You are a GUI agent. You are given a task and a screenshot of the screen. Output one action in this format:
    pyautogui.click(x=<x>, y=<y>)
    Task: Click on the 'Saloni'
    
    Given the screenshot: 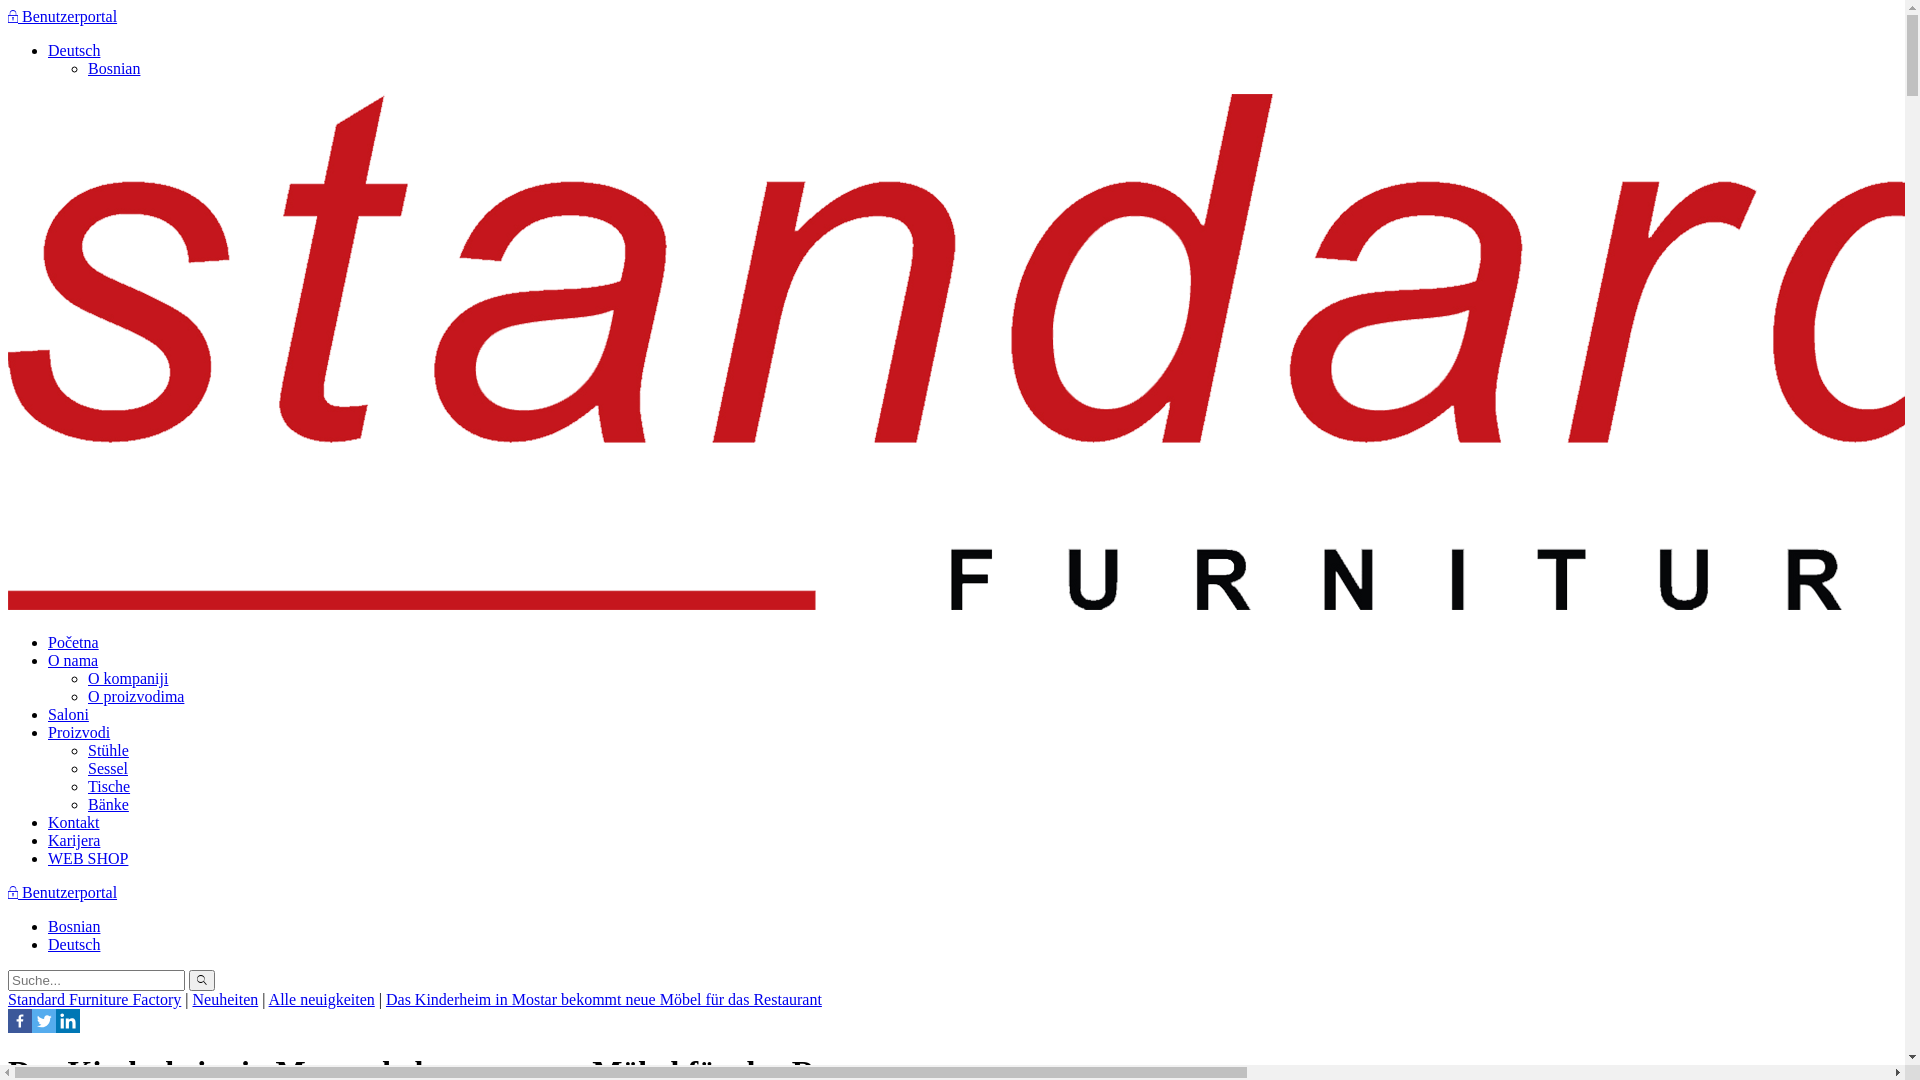 What is the action you would take?
    pyautogui.click(x=48, y=713)
    